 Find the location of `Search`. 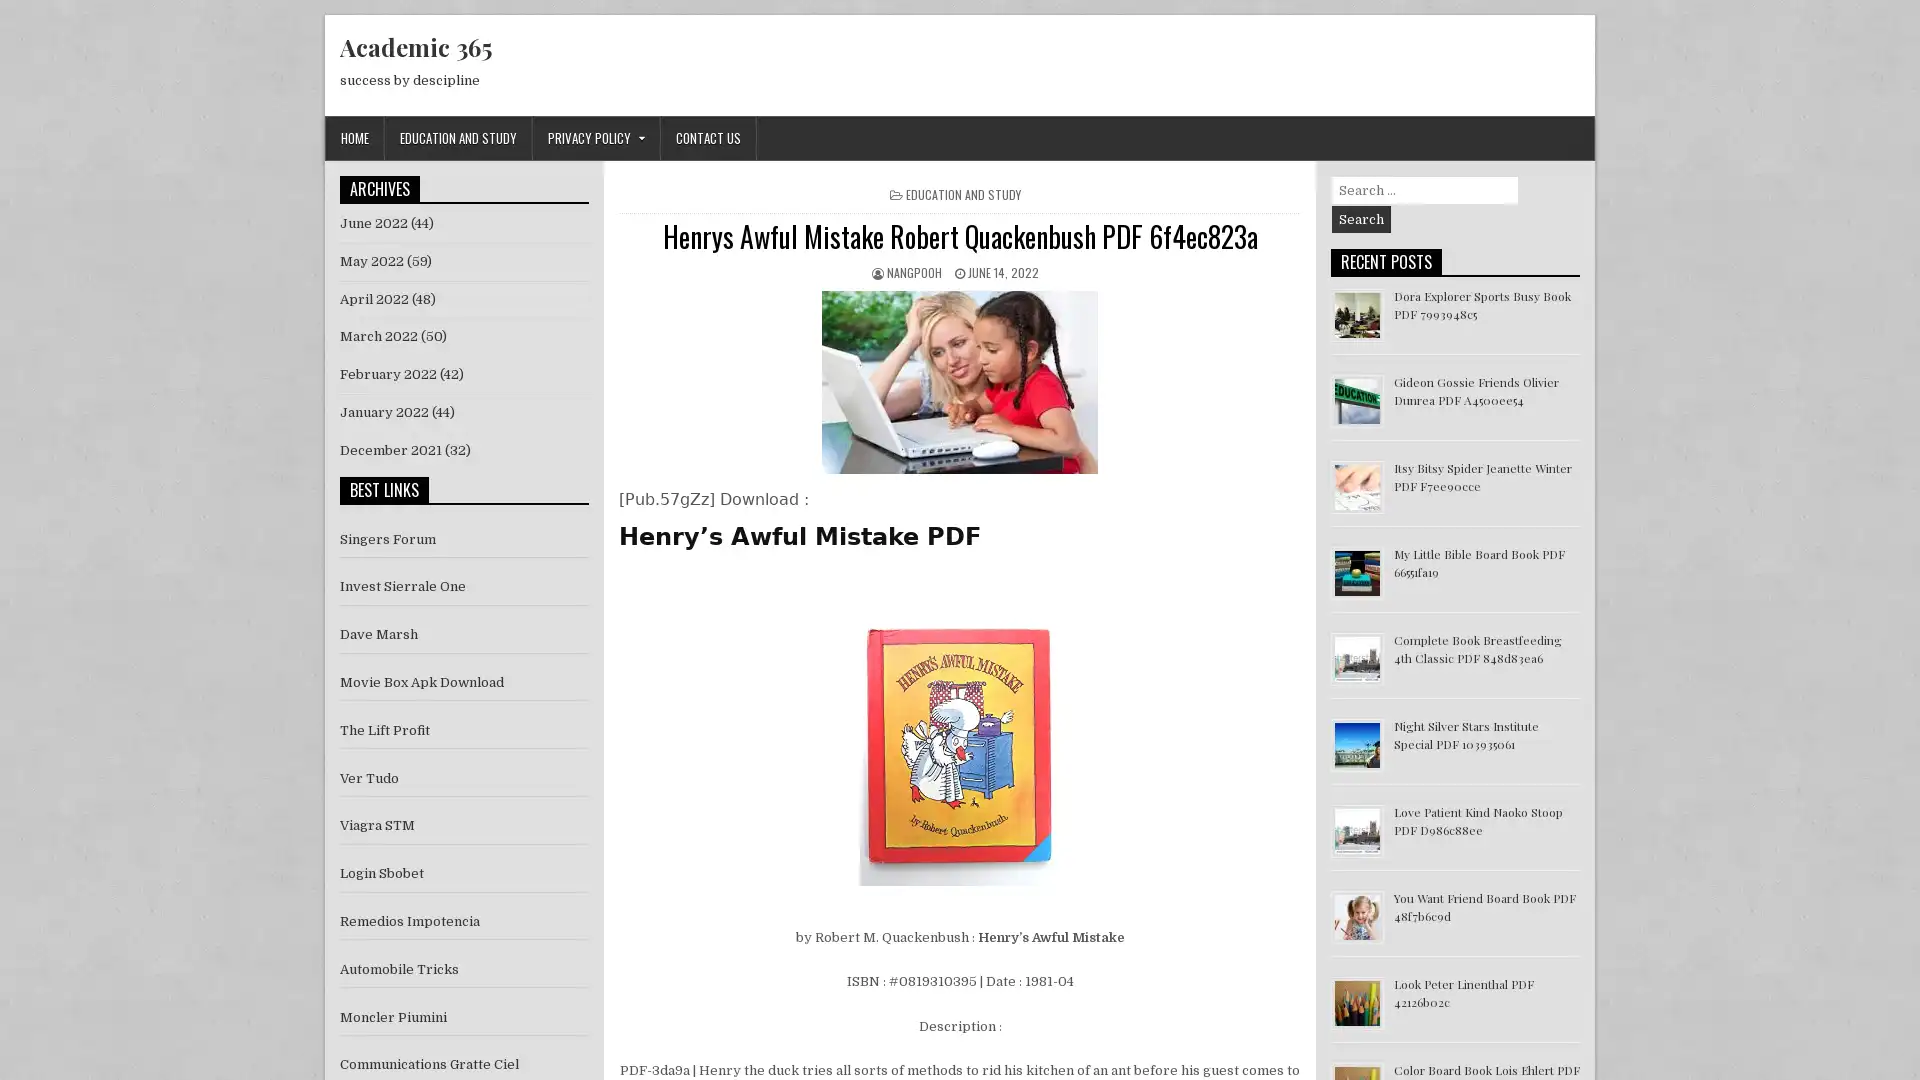

Search is located at coordinates (1360, 219).